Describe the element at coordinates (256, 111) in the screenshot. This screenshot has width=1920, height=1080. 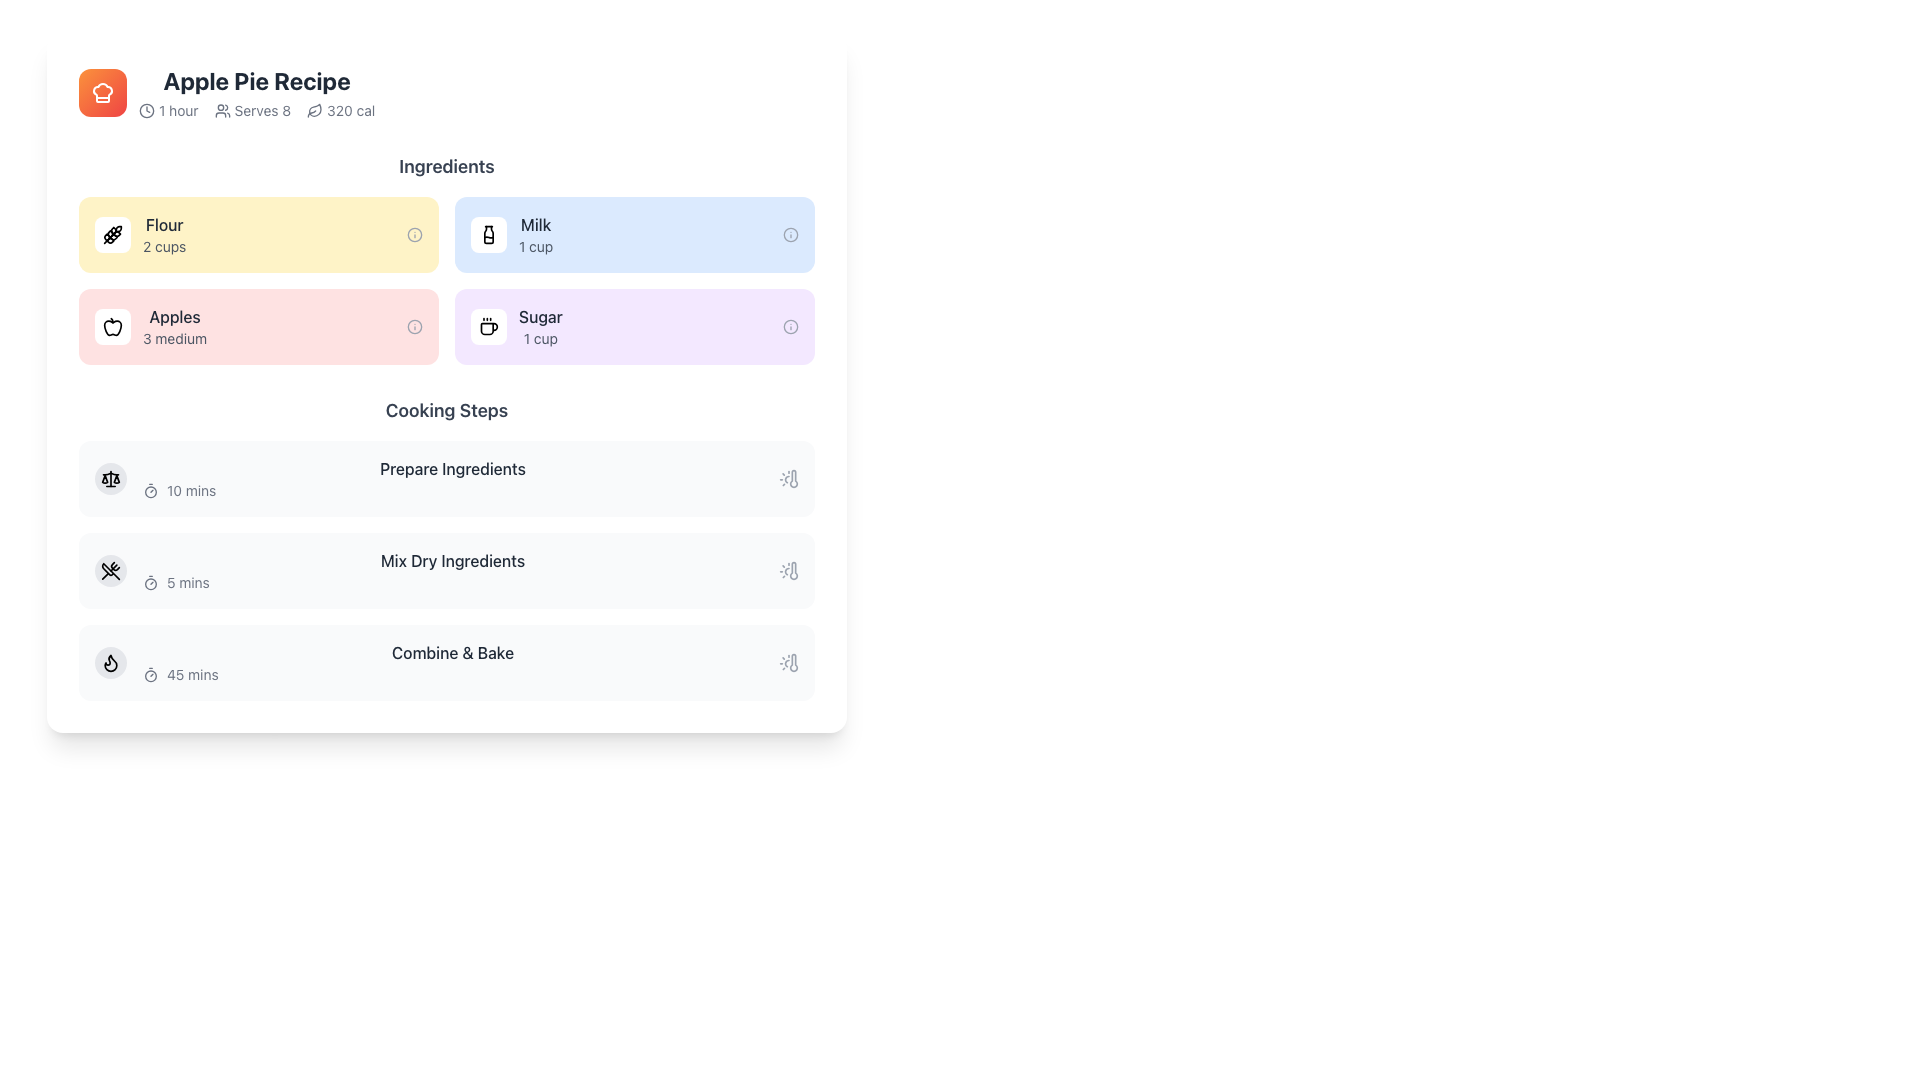
I see `informational text group below the title 'Apple Pie Recipe', which includes details about preparation duration, servings, and caloric content` at that location.